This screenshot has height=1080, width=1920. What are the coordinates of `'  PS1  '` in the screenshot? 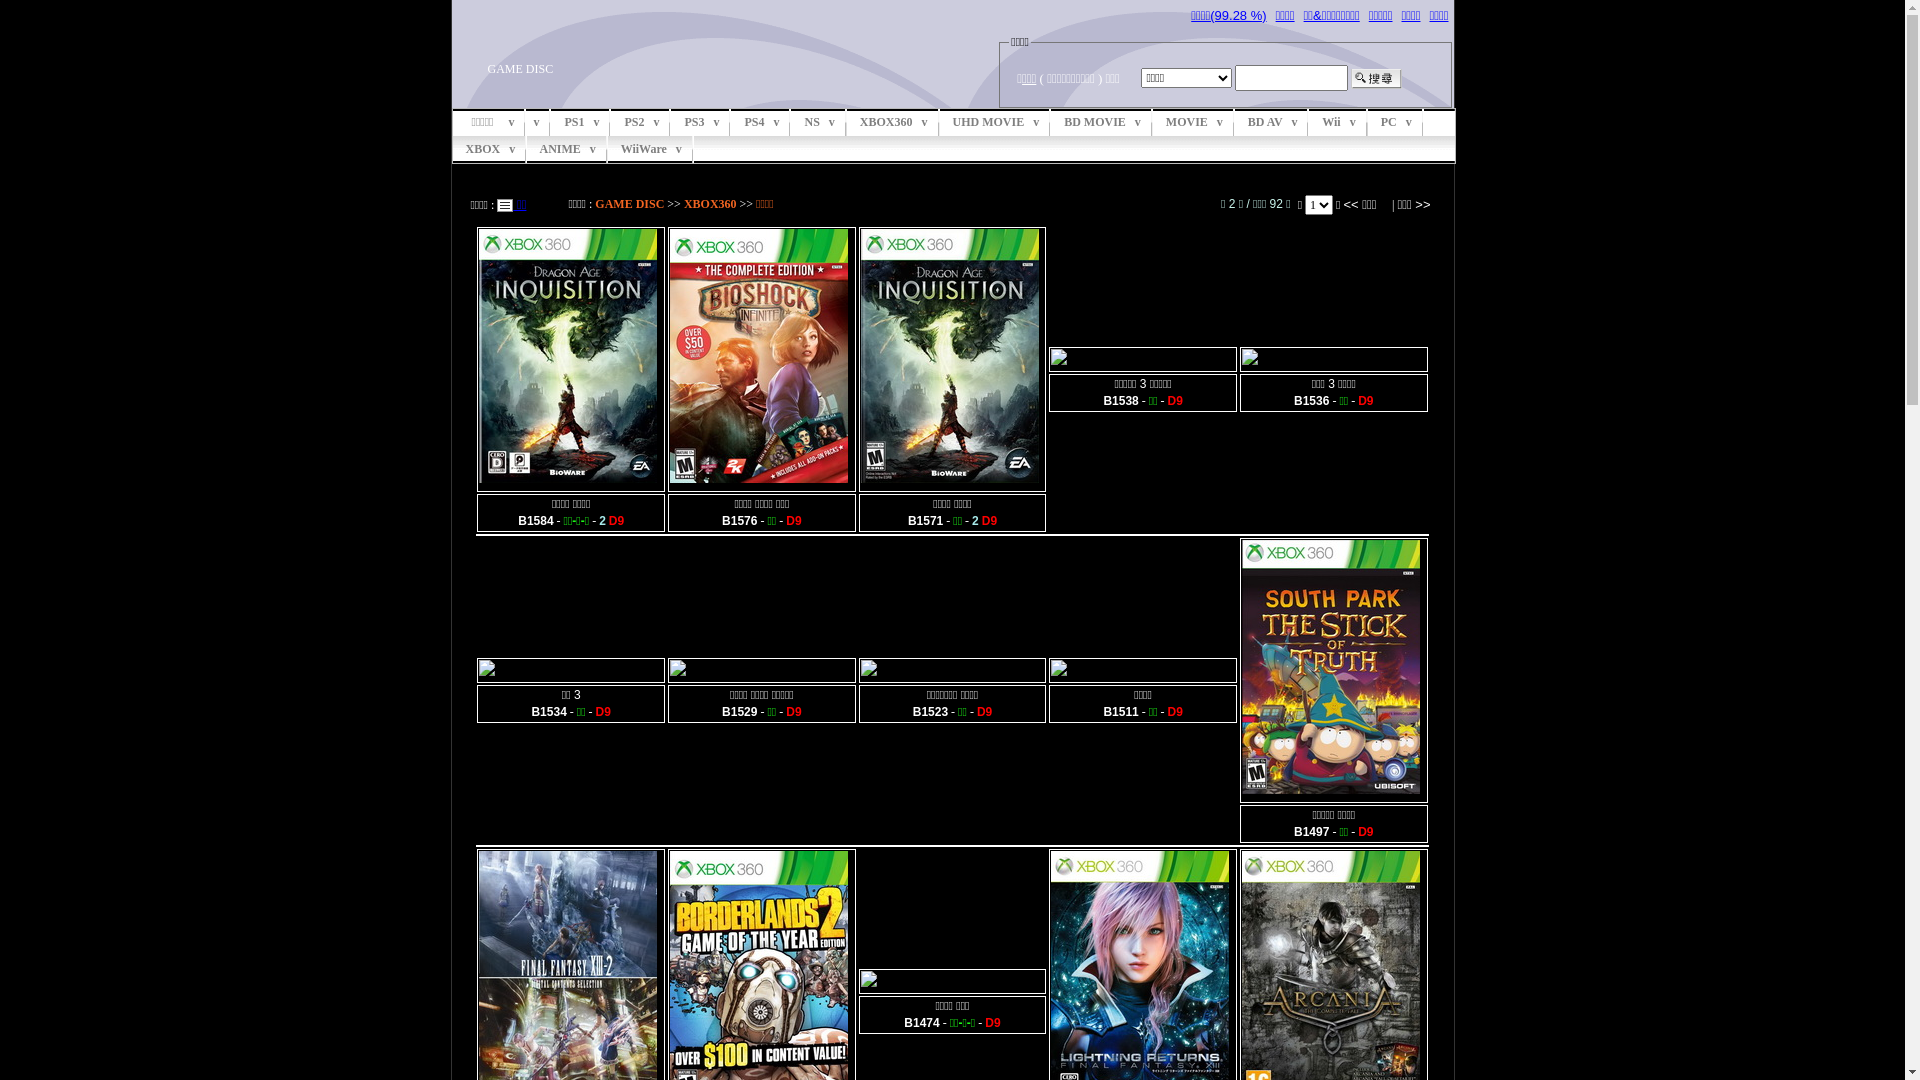 It's located at (579, 122).